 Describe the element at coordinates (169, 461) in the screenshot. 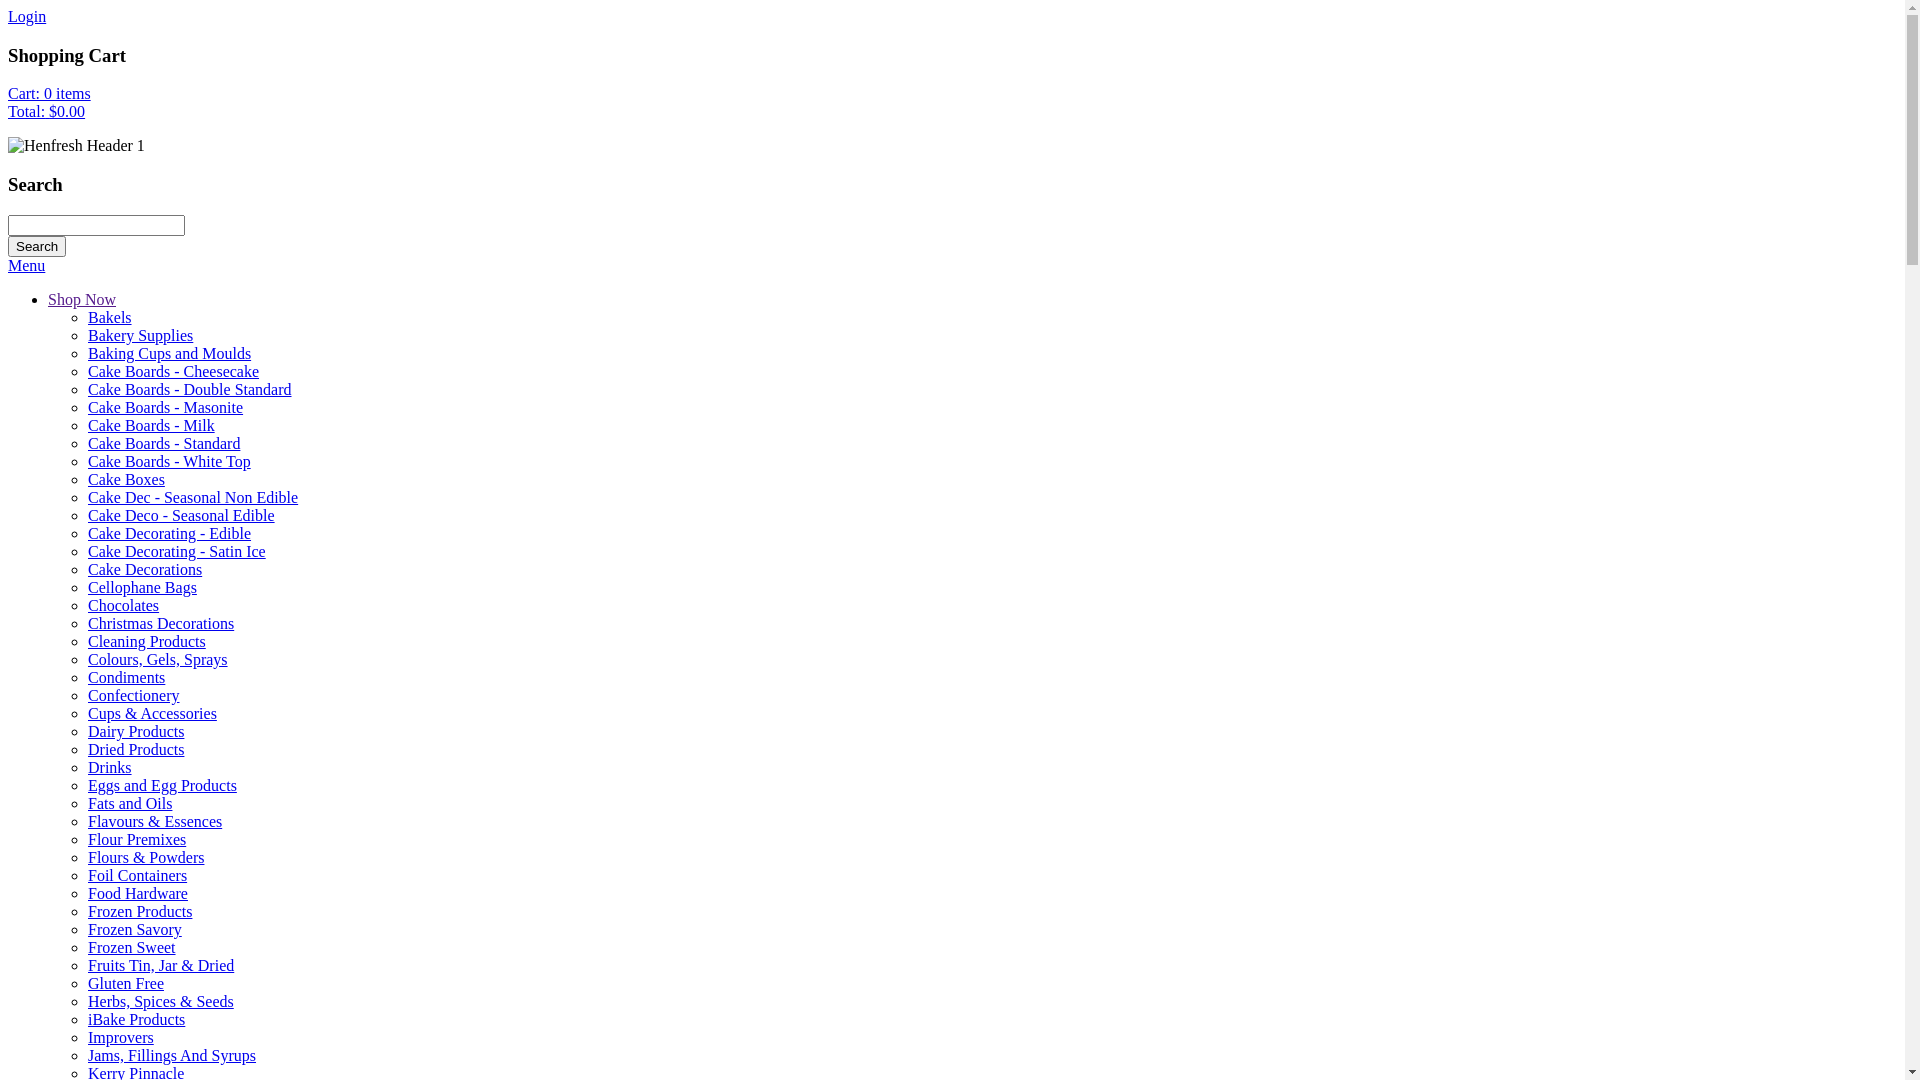

I see `'Cake Boards - White Top'` at that location.